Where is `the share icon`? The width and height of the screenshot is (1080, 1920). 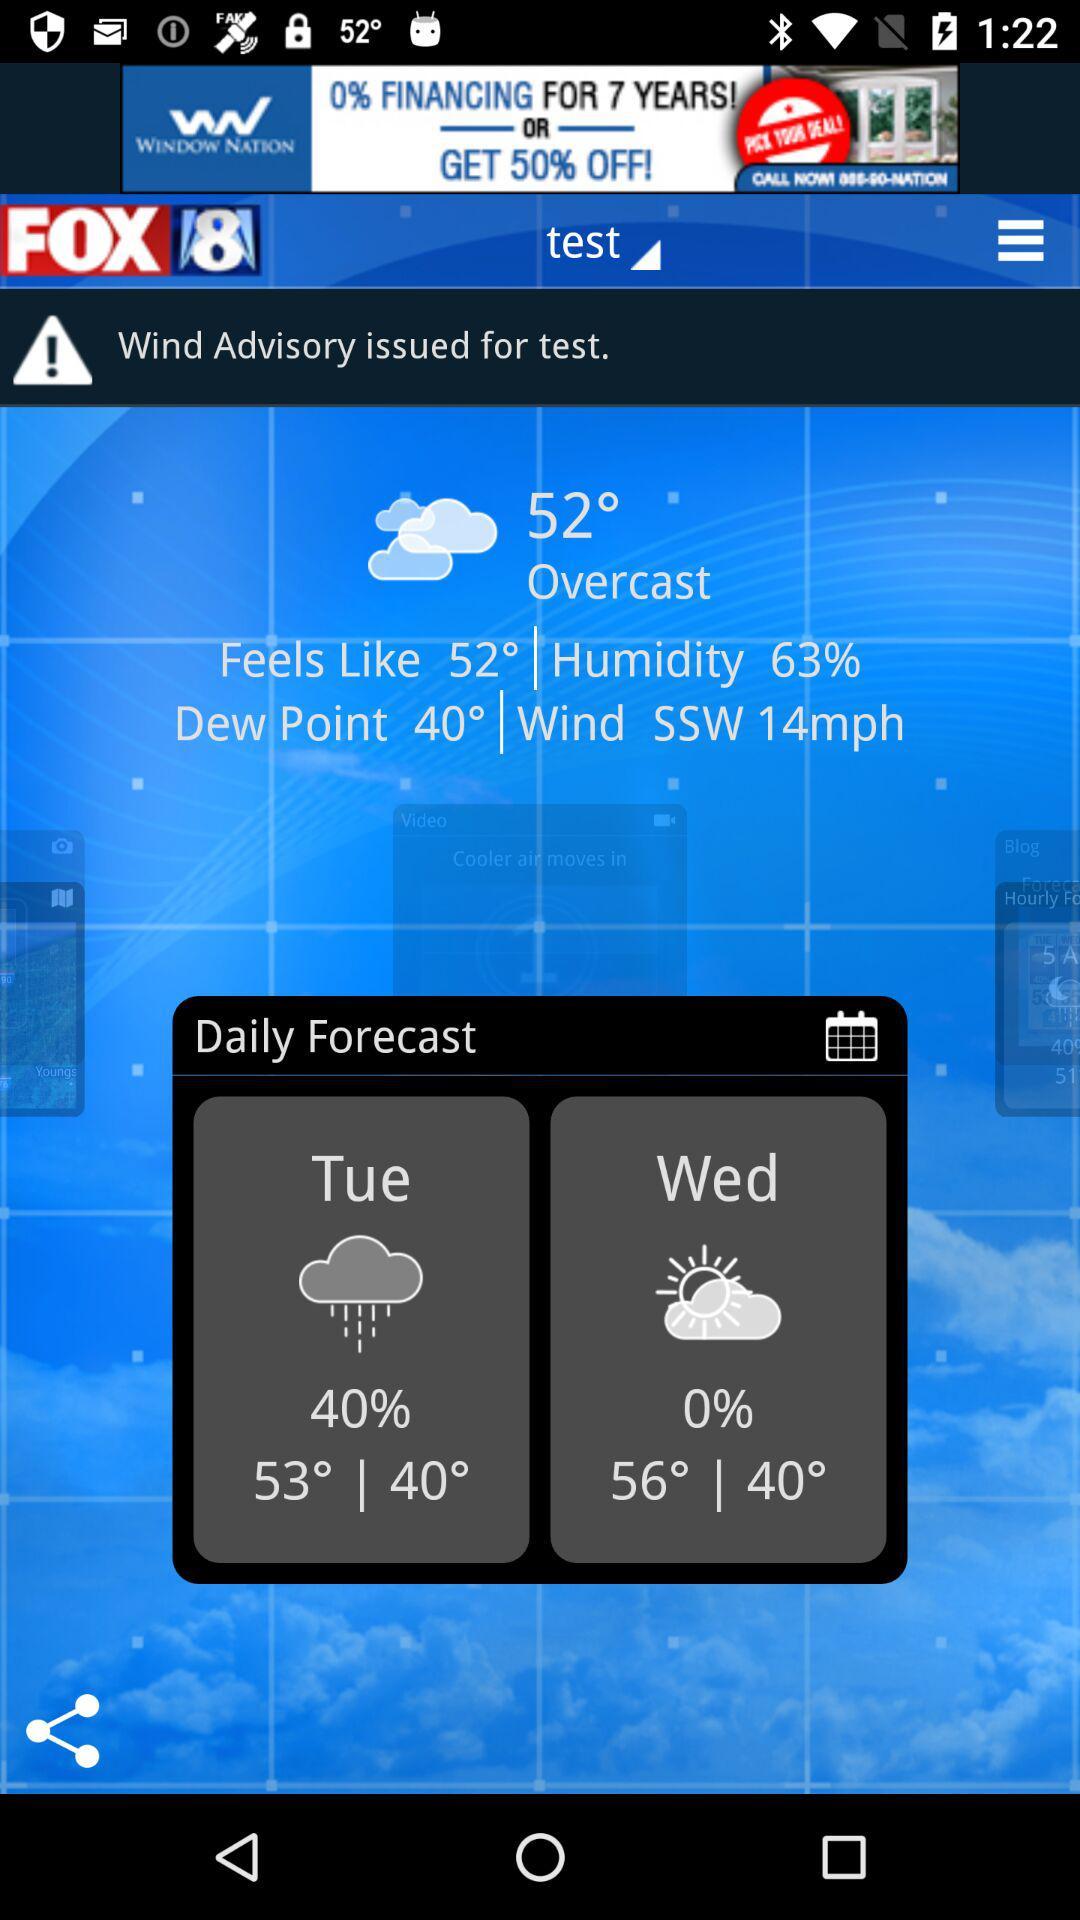
the share icon is located at coordinates (61, 1730).